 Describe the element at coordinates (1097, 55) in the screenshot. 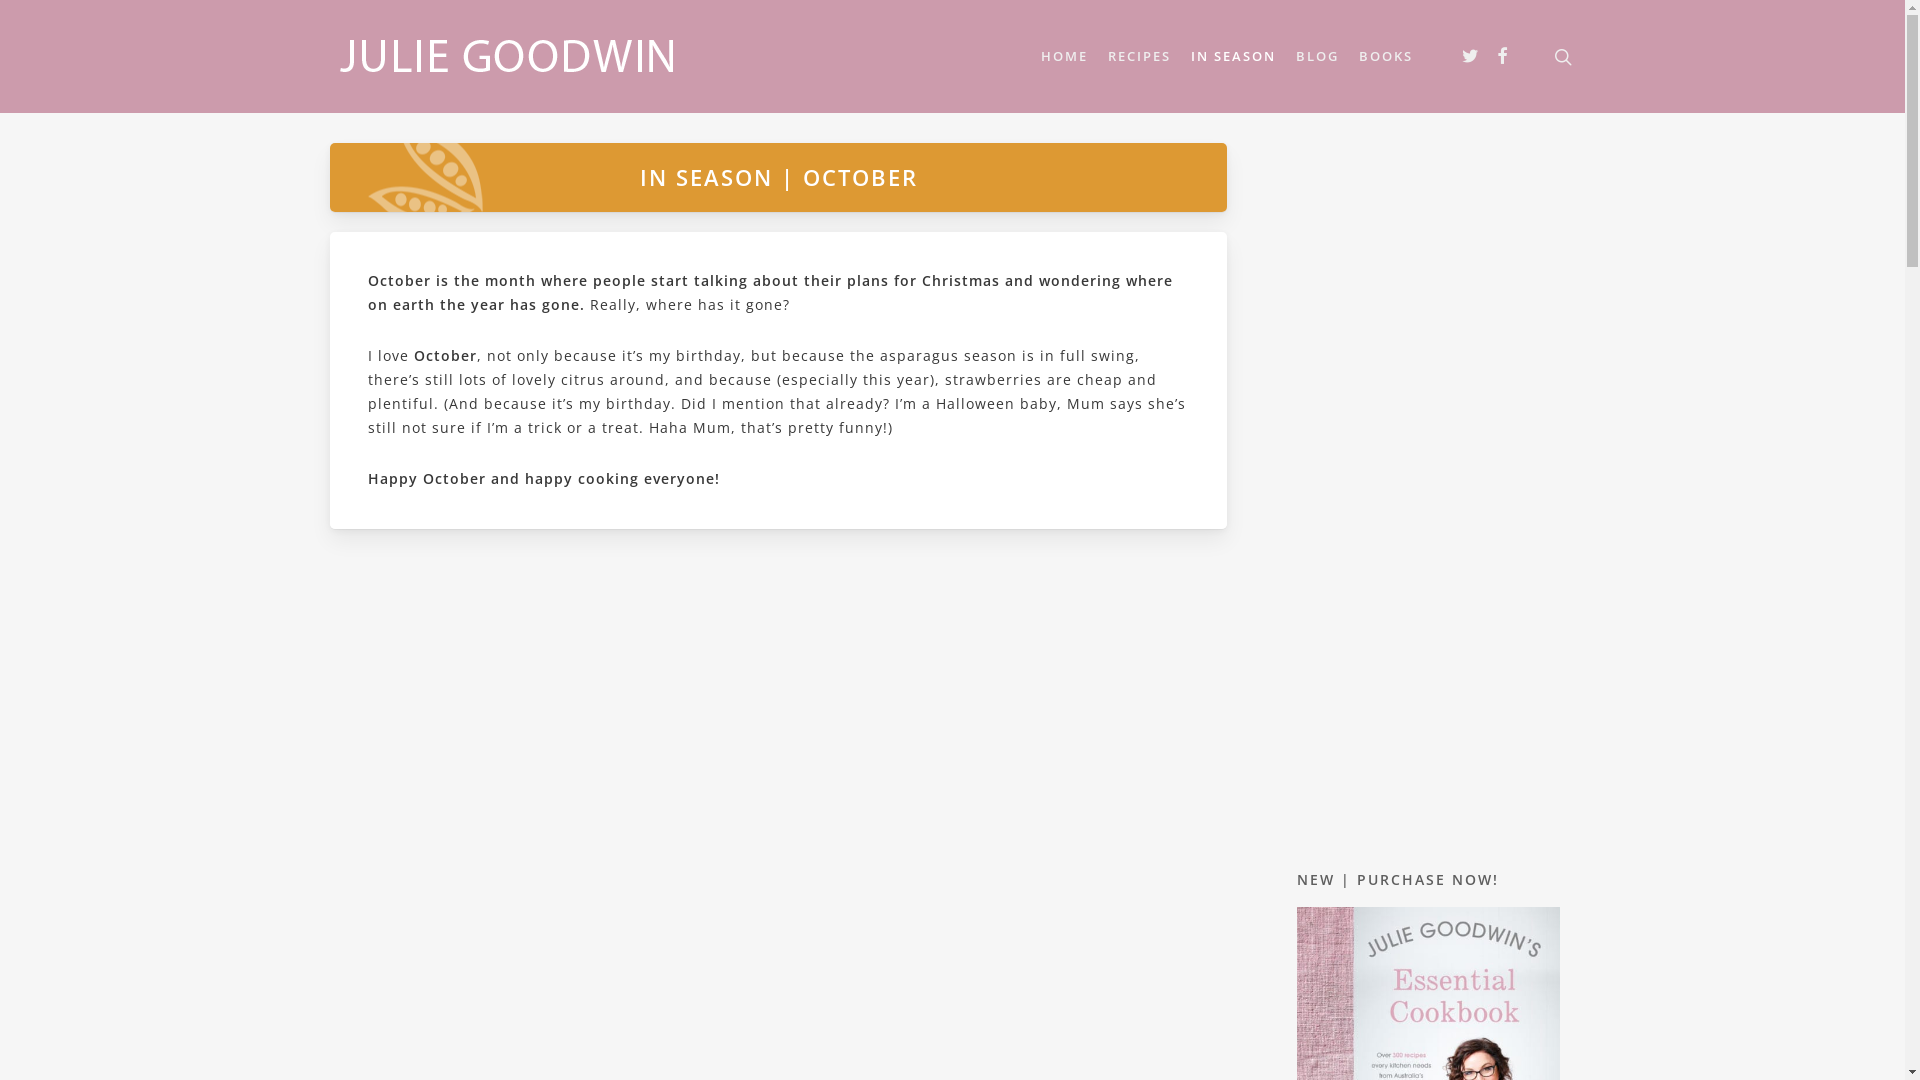

I see `'RECIPES'` at that location.